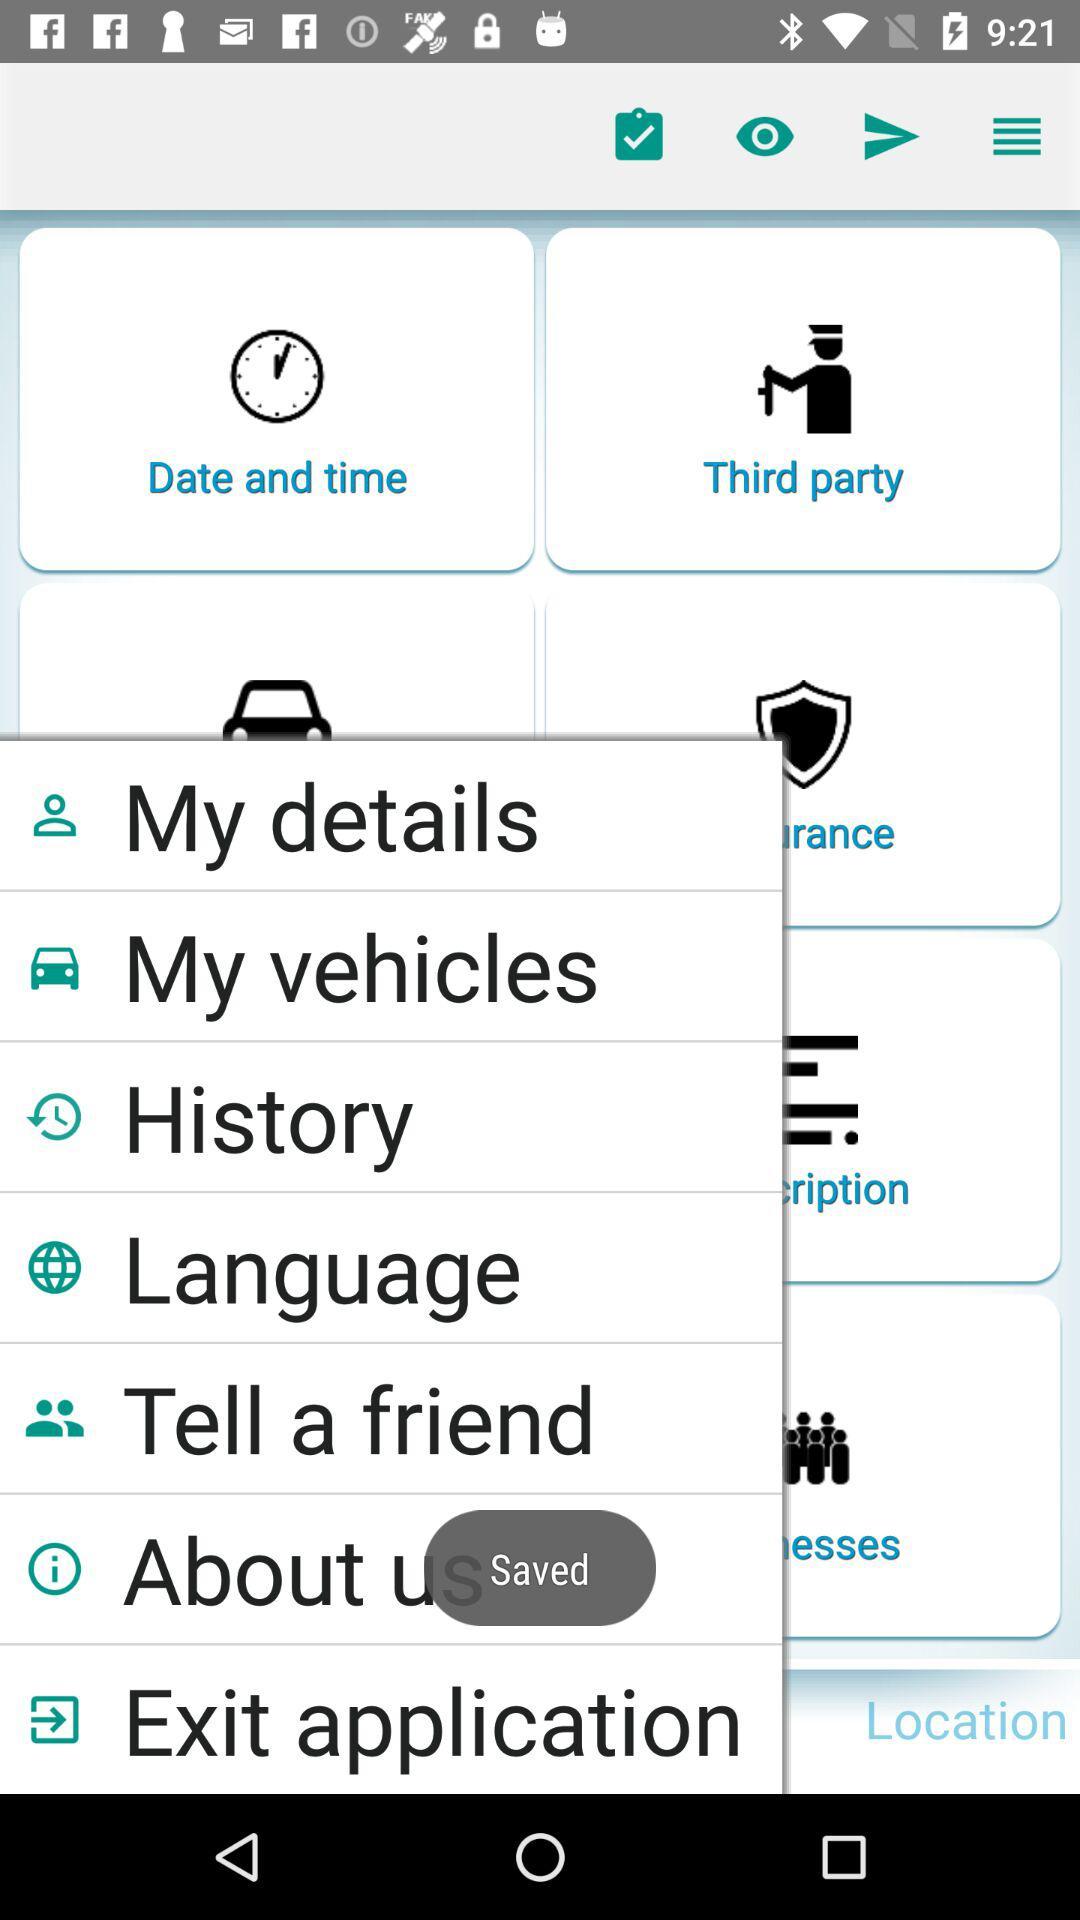  I want to click on the view button on page, so click(764, 136).